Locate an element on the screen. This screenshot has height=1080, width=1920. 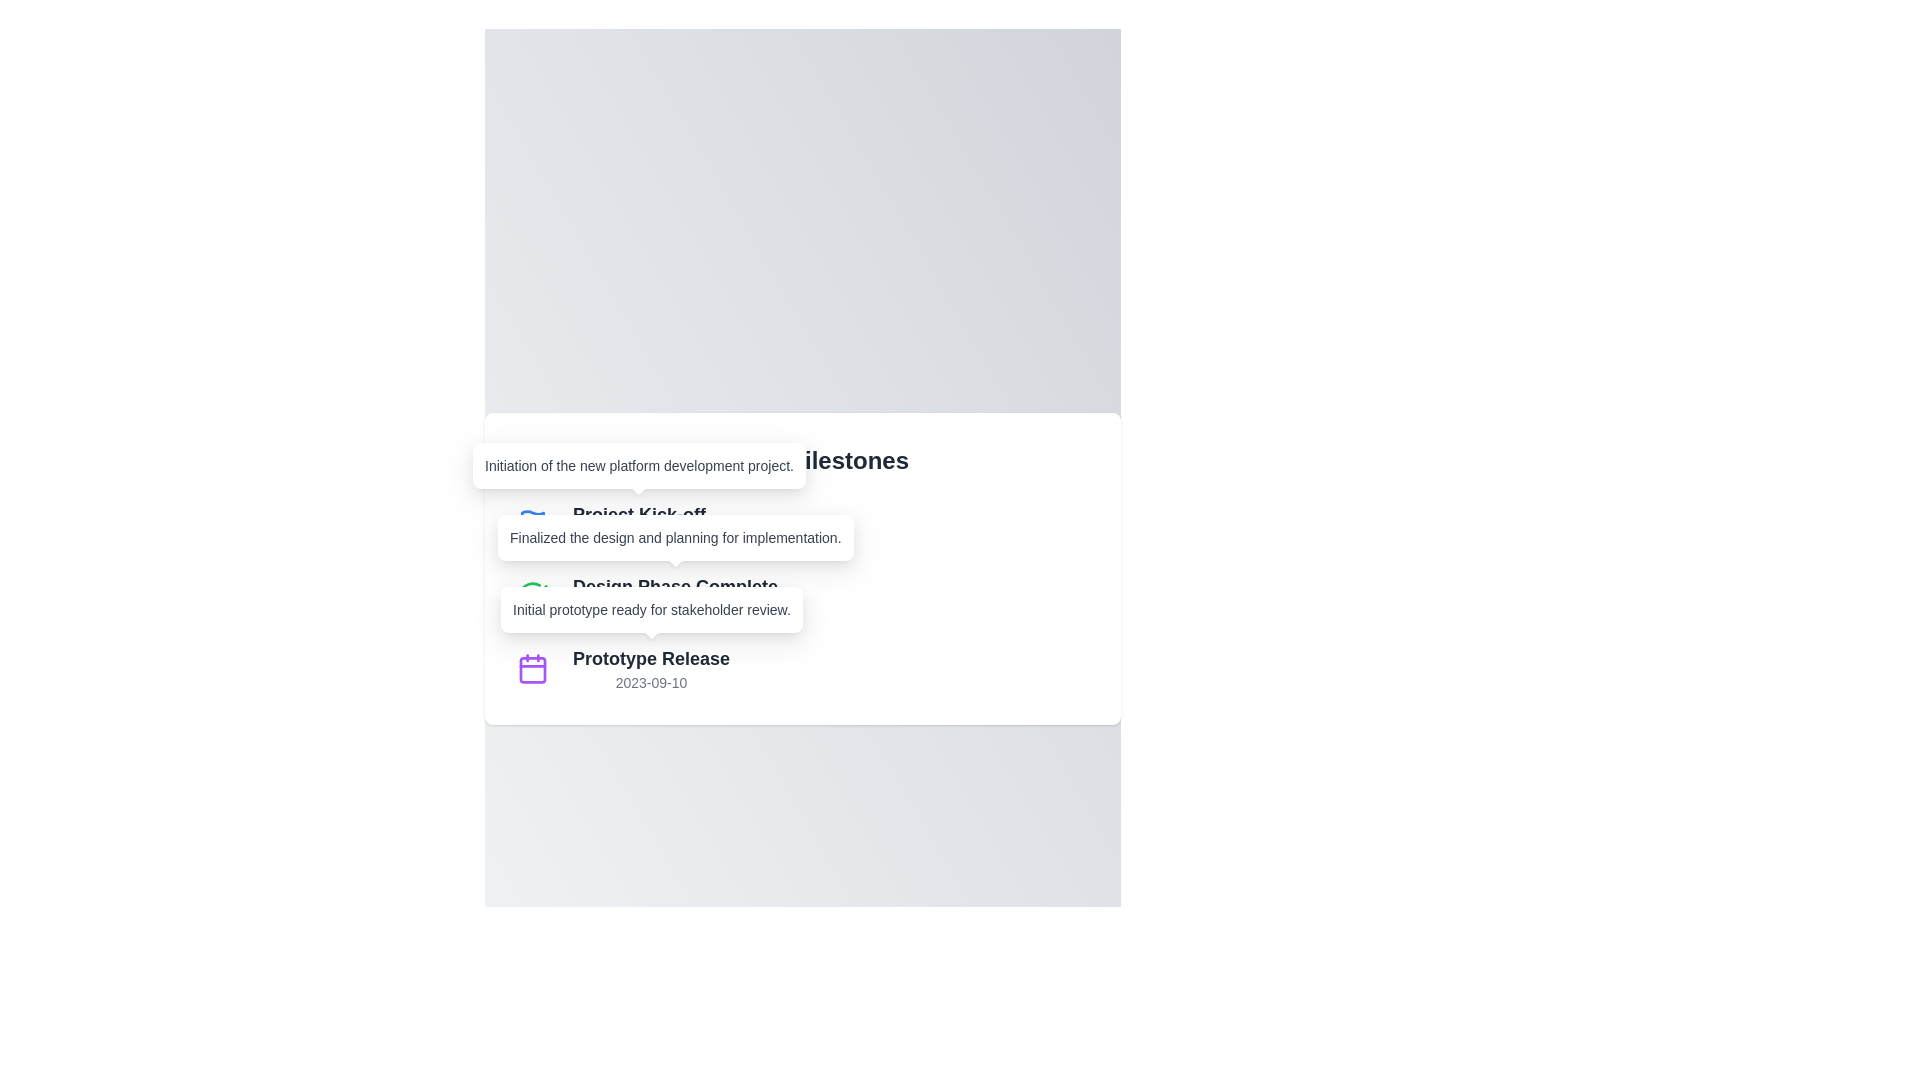
the 'Project Milestones' header text, which is a bold, large-font title styled in black and prominently positioned at the top of a white rectangular card is located at coordinates (802, 461).